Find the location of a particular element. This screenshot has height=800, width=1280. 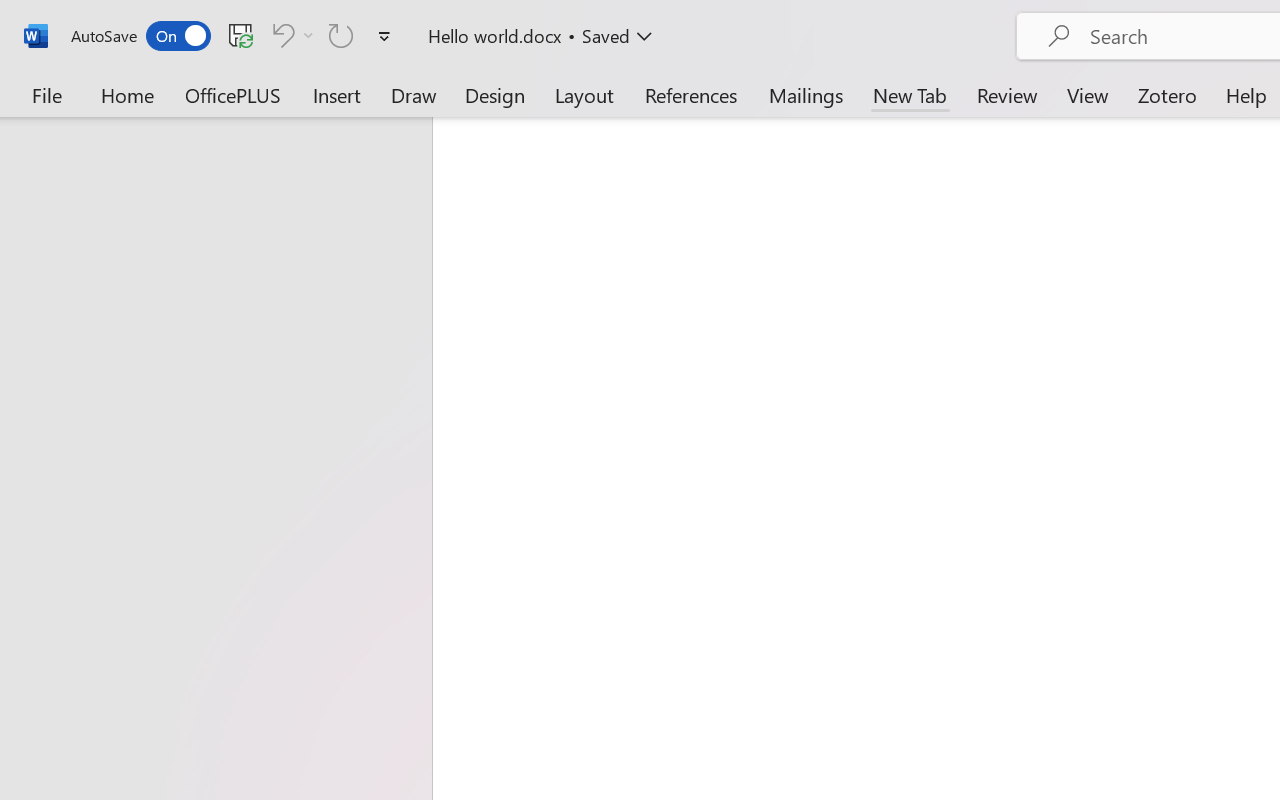

'File Tab' is located at coordinates (46, 94).